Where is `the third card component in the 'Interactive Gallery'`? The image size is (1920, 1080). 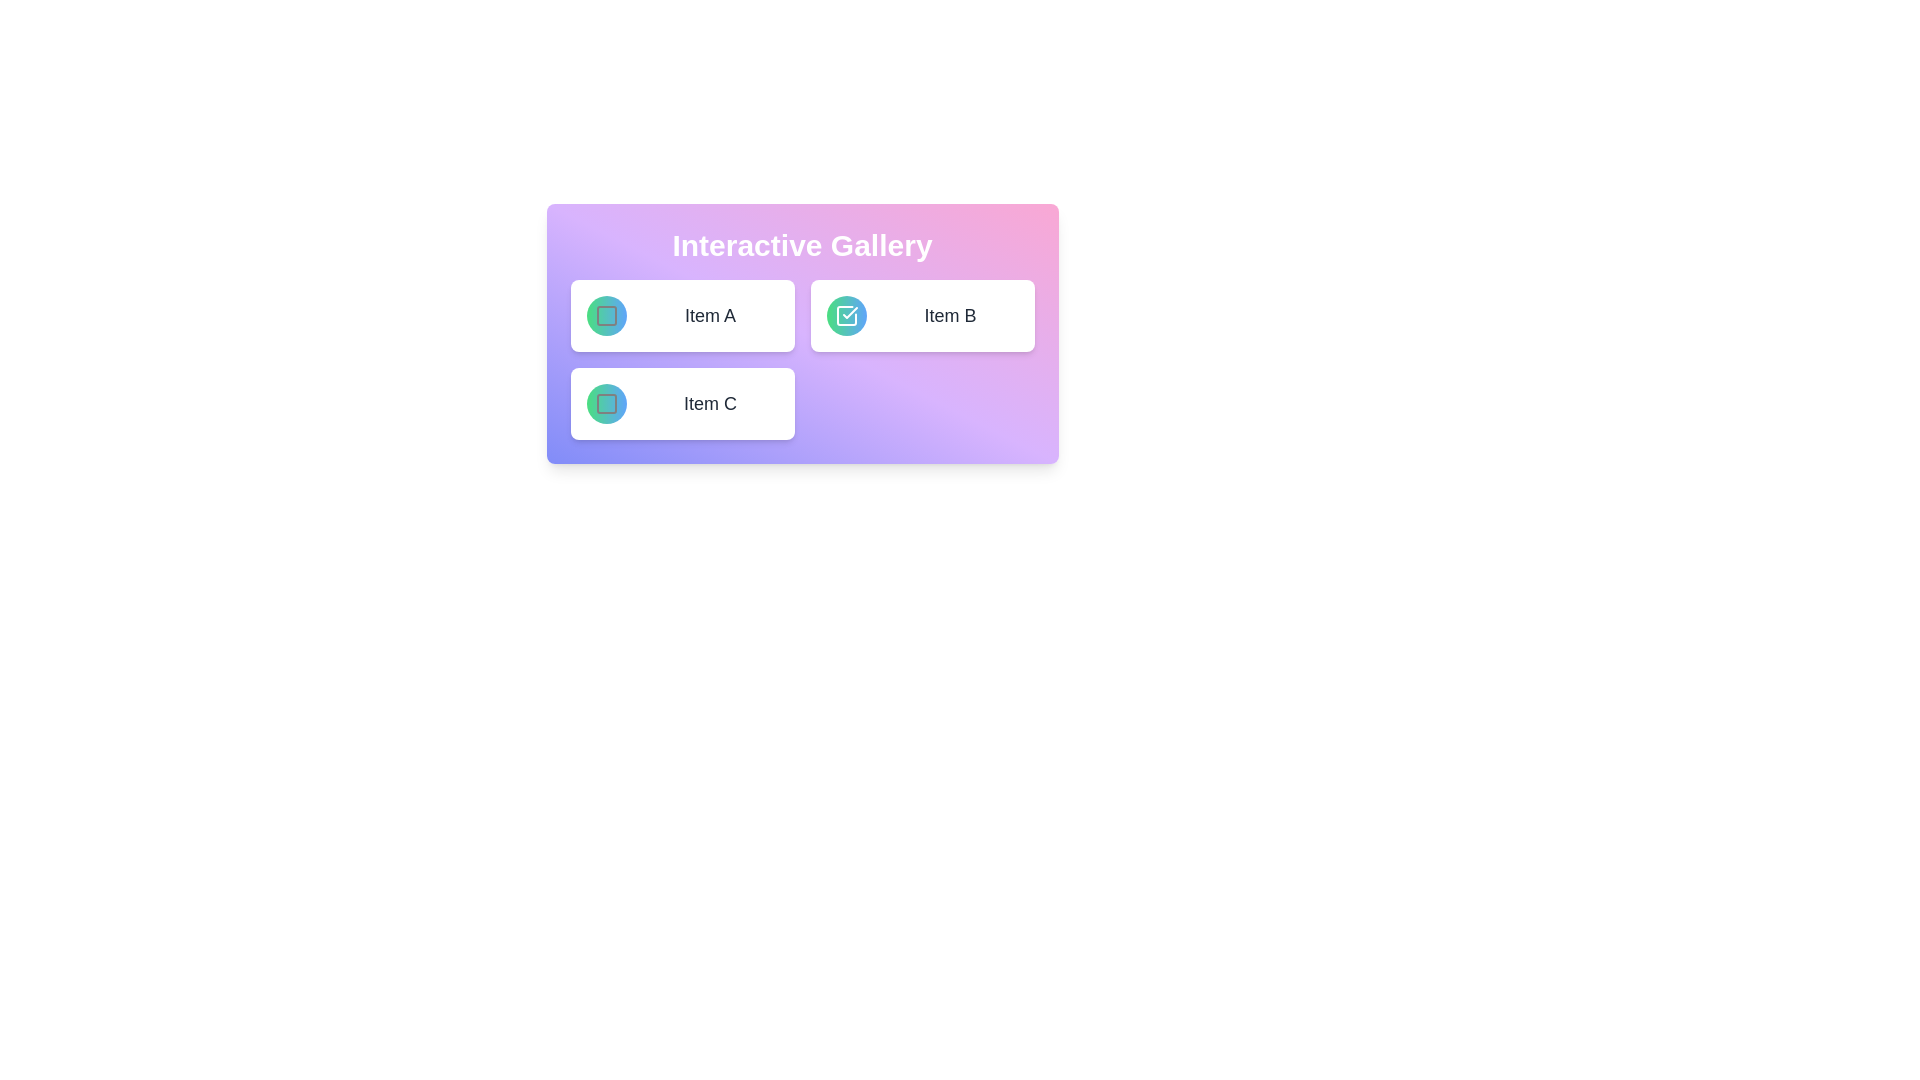 the third card component in the 'Interactive Gallery' is located at coordinates (682, 404).